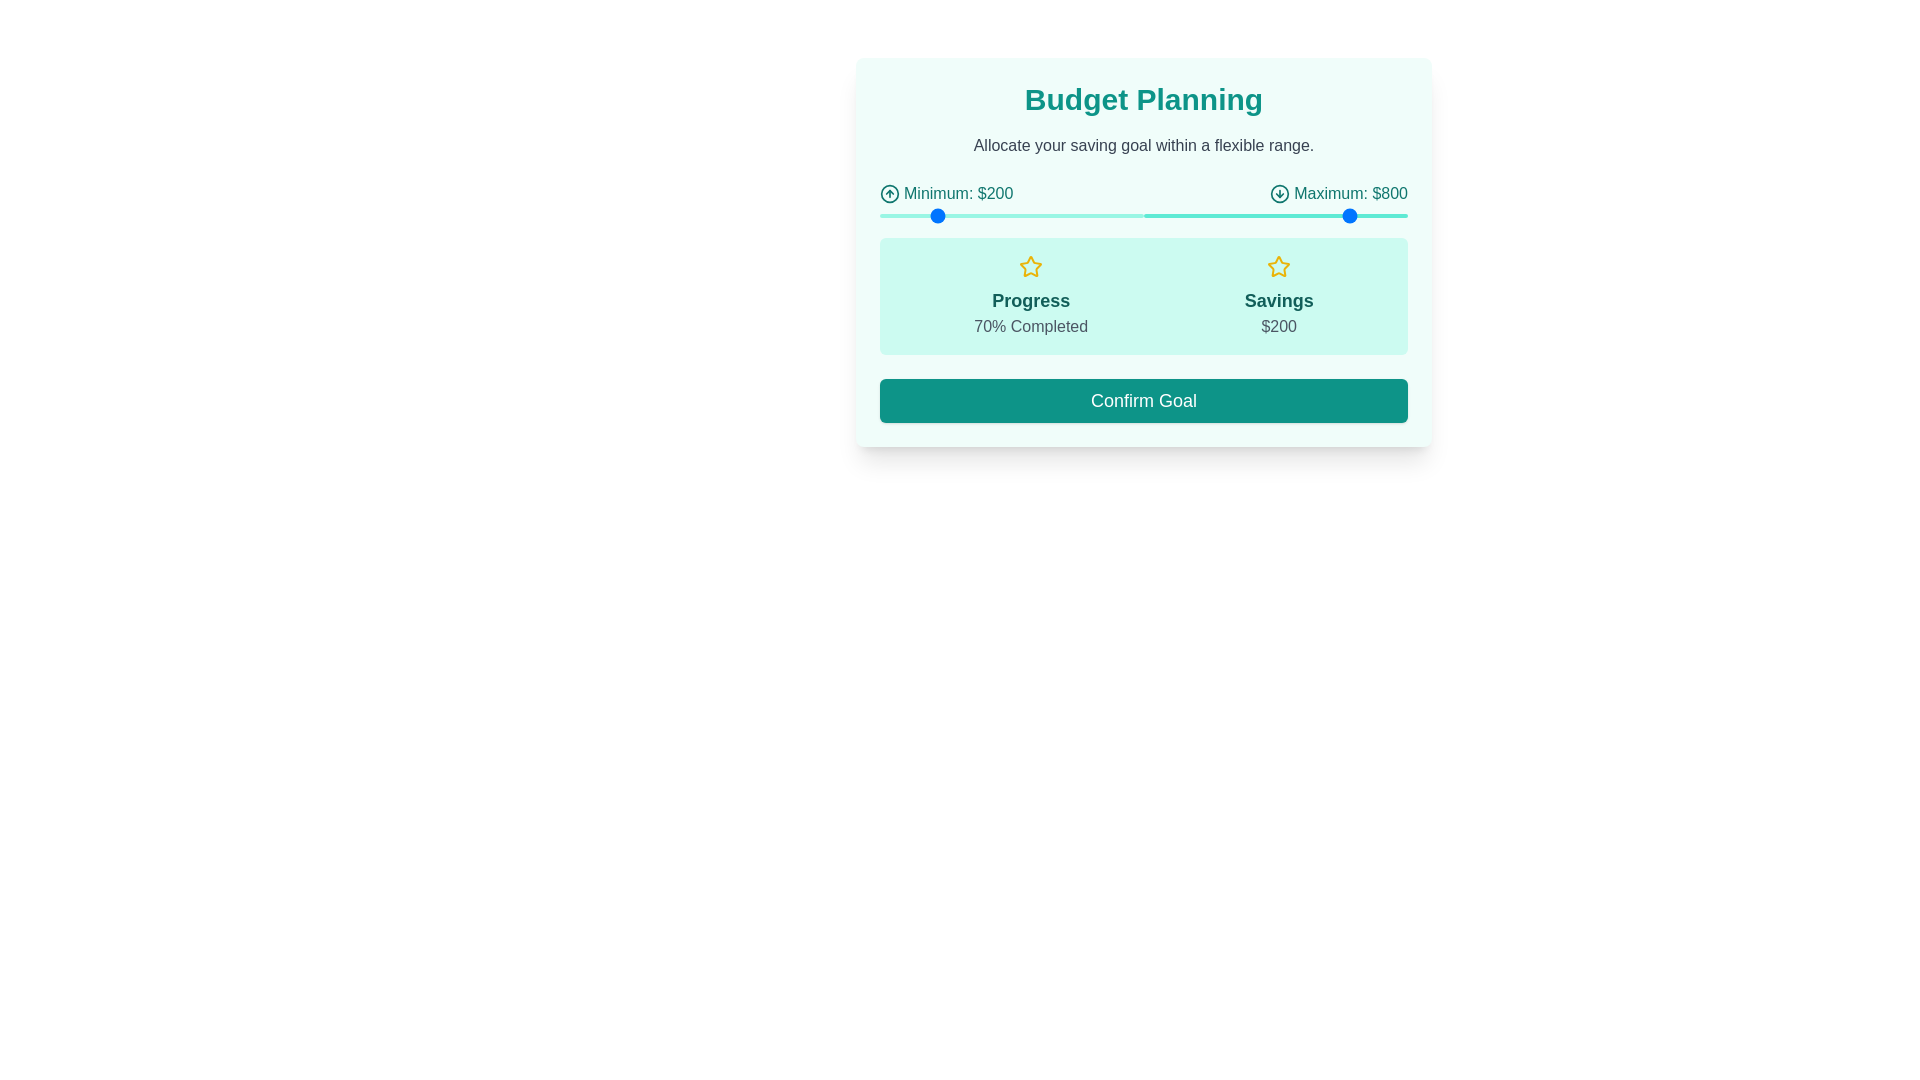  Describe the element at coordinates (1278, 265) in the screenshot. I see `the star icon in the 'Savings' section, which visually represents a status or feature and enhances the card's appeal` at that location.